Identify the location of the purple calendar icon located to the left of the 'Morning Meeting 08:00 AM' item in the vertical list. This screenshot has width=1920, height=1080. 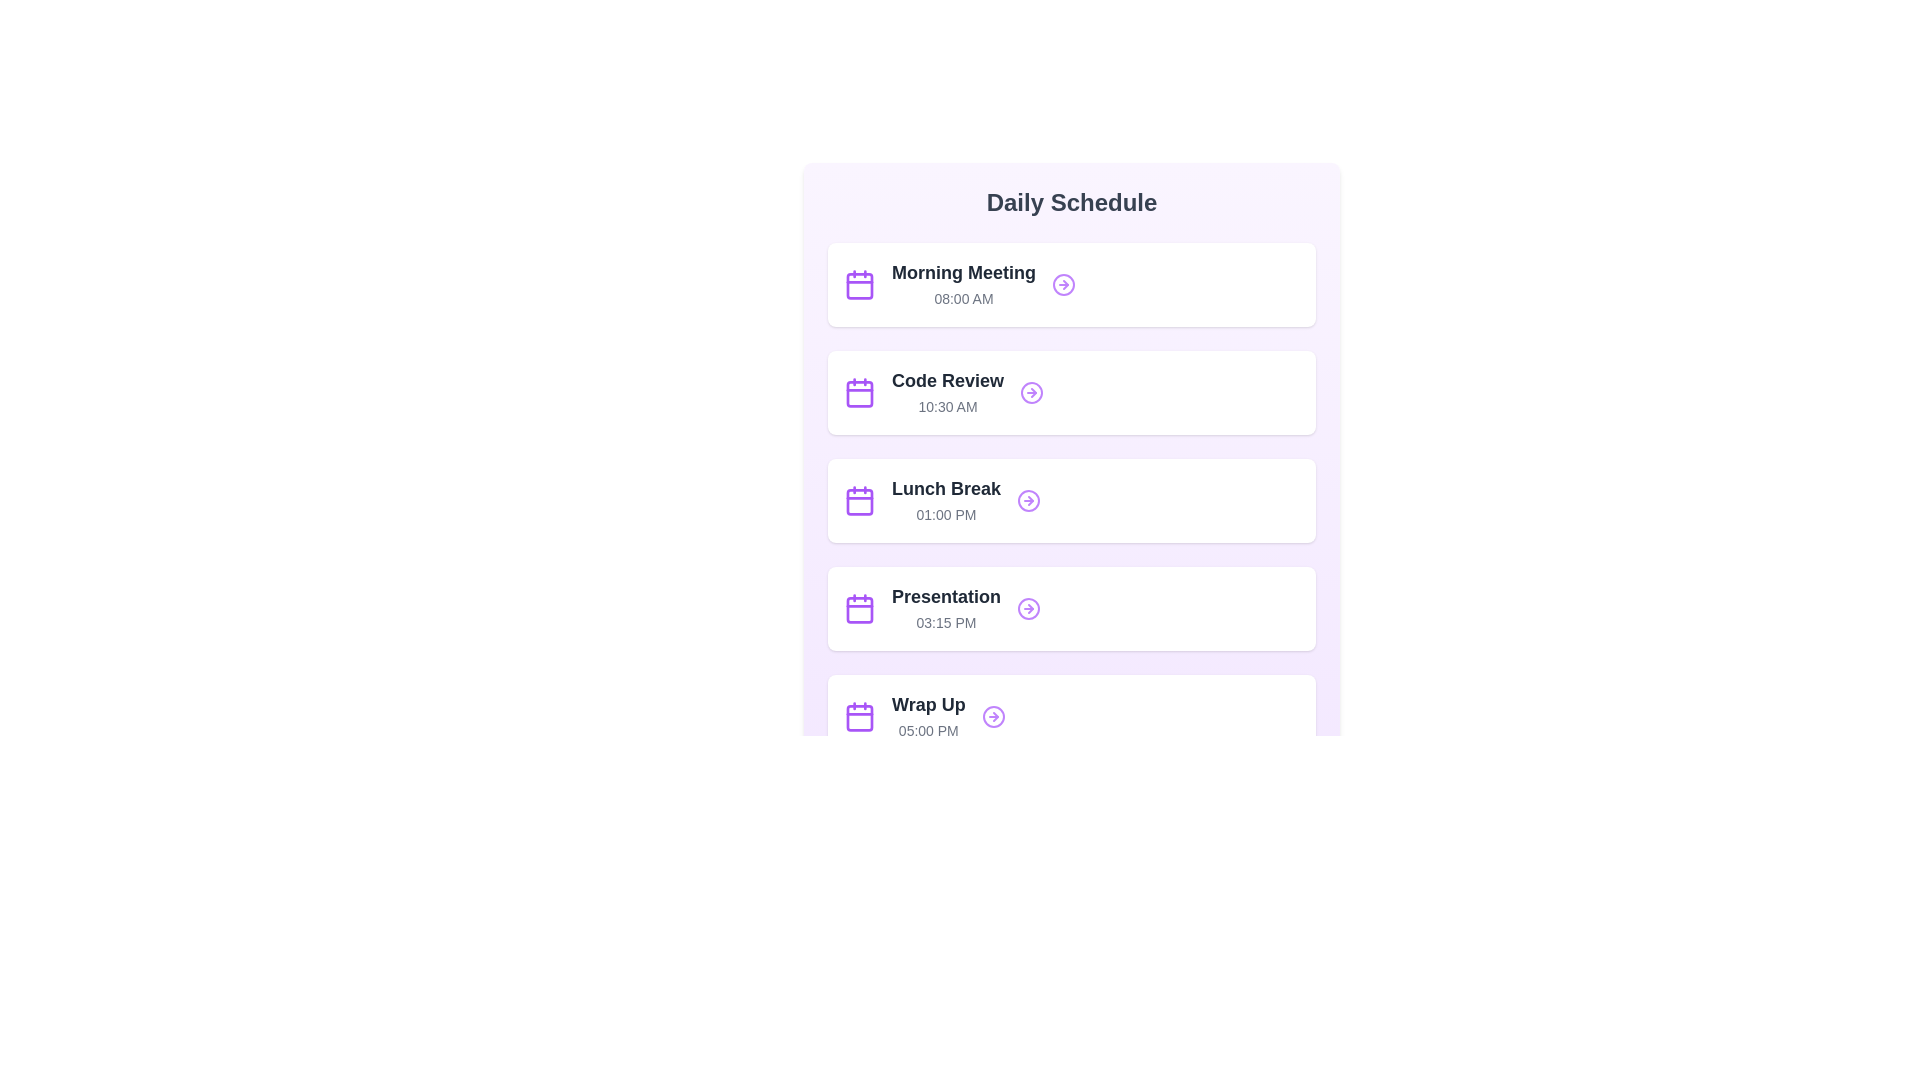
(859, 285).